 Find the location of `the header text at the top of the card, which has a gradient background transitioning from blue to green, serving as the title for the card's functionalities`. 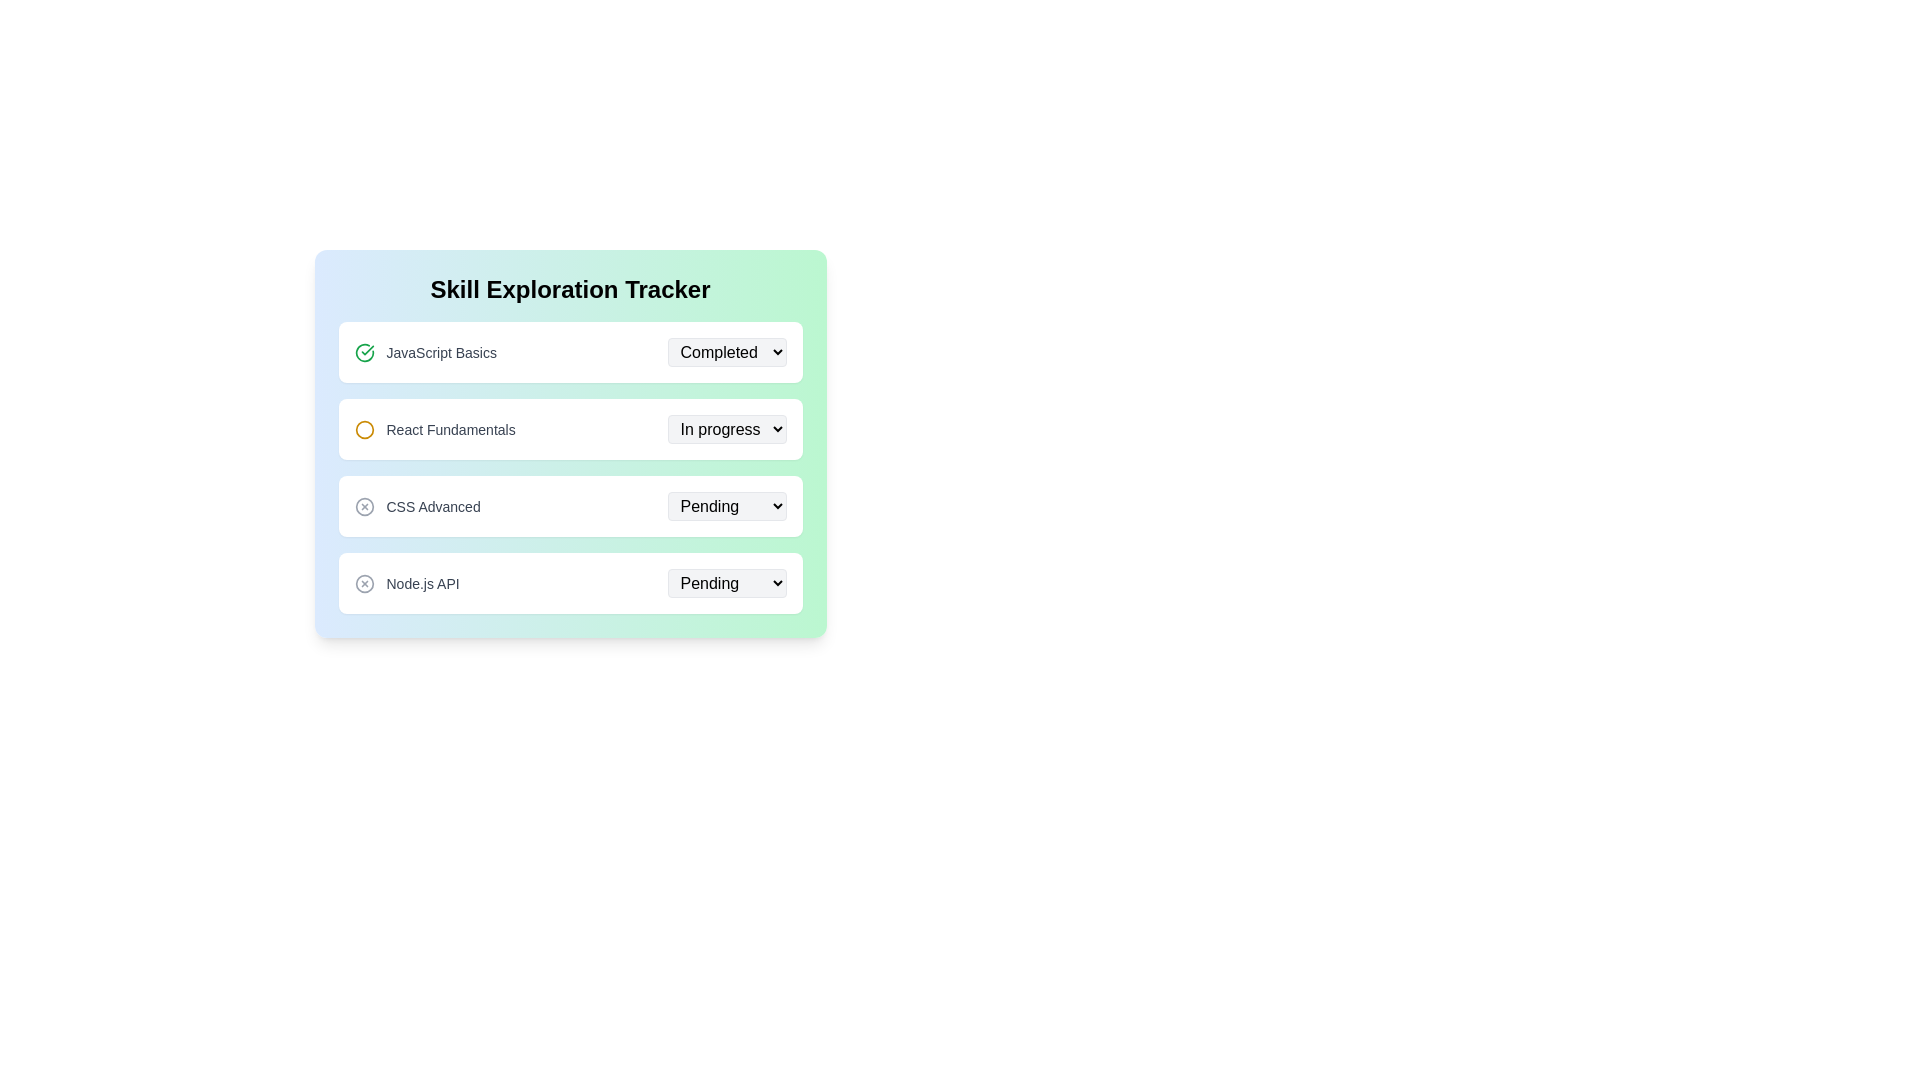

the header text at the top of the card, which has a gradient background transitioning from blue to green, serving as the title for the card's functionalities is located at coordinates (569, 289).